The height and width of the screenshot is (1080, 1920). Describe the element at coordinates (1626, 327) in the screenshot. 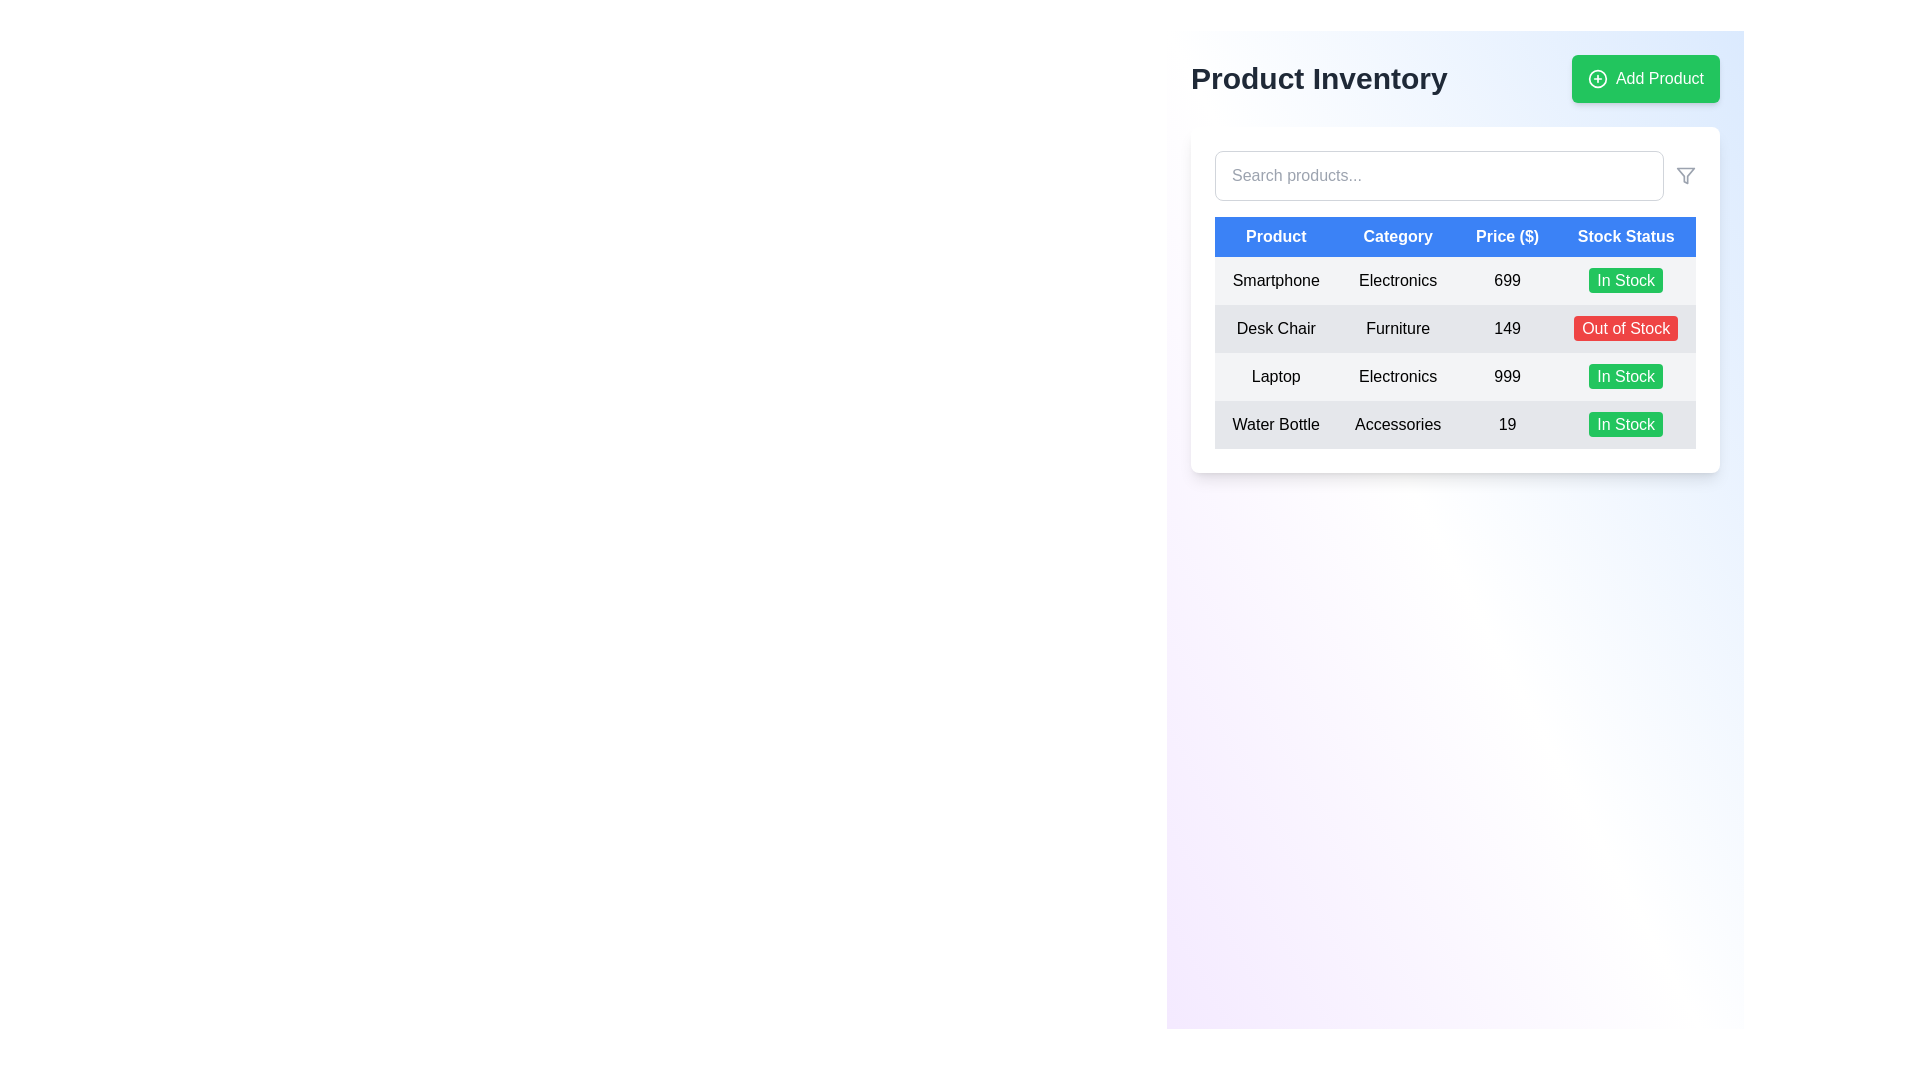

I see `the red rectangular button-like label that displays 'Out of Stock' text, located in the 'Product Inventory' panel under the 'Stock Status' column for the 'Desk Chair' entry` at that location.